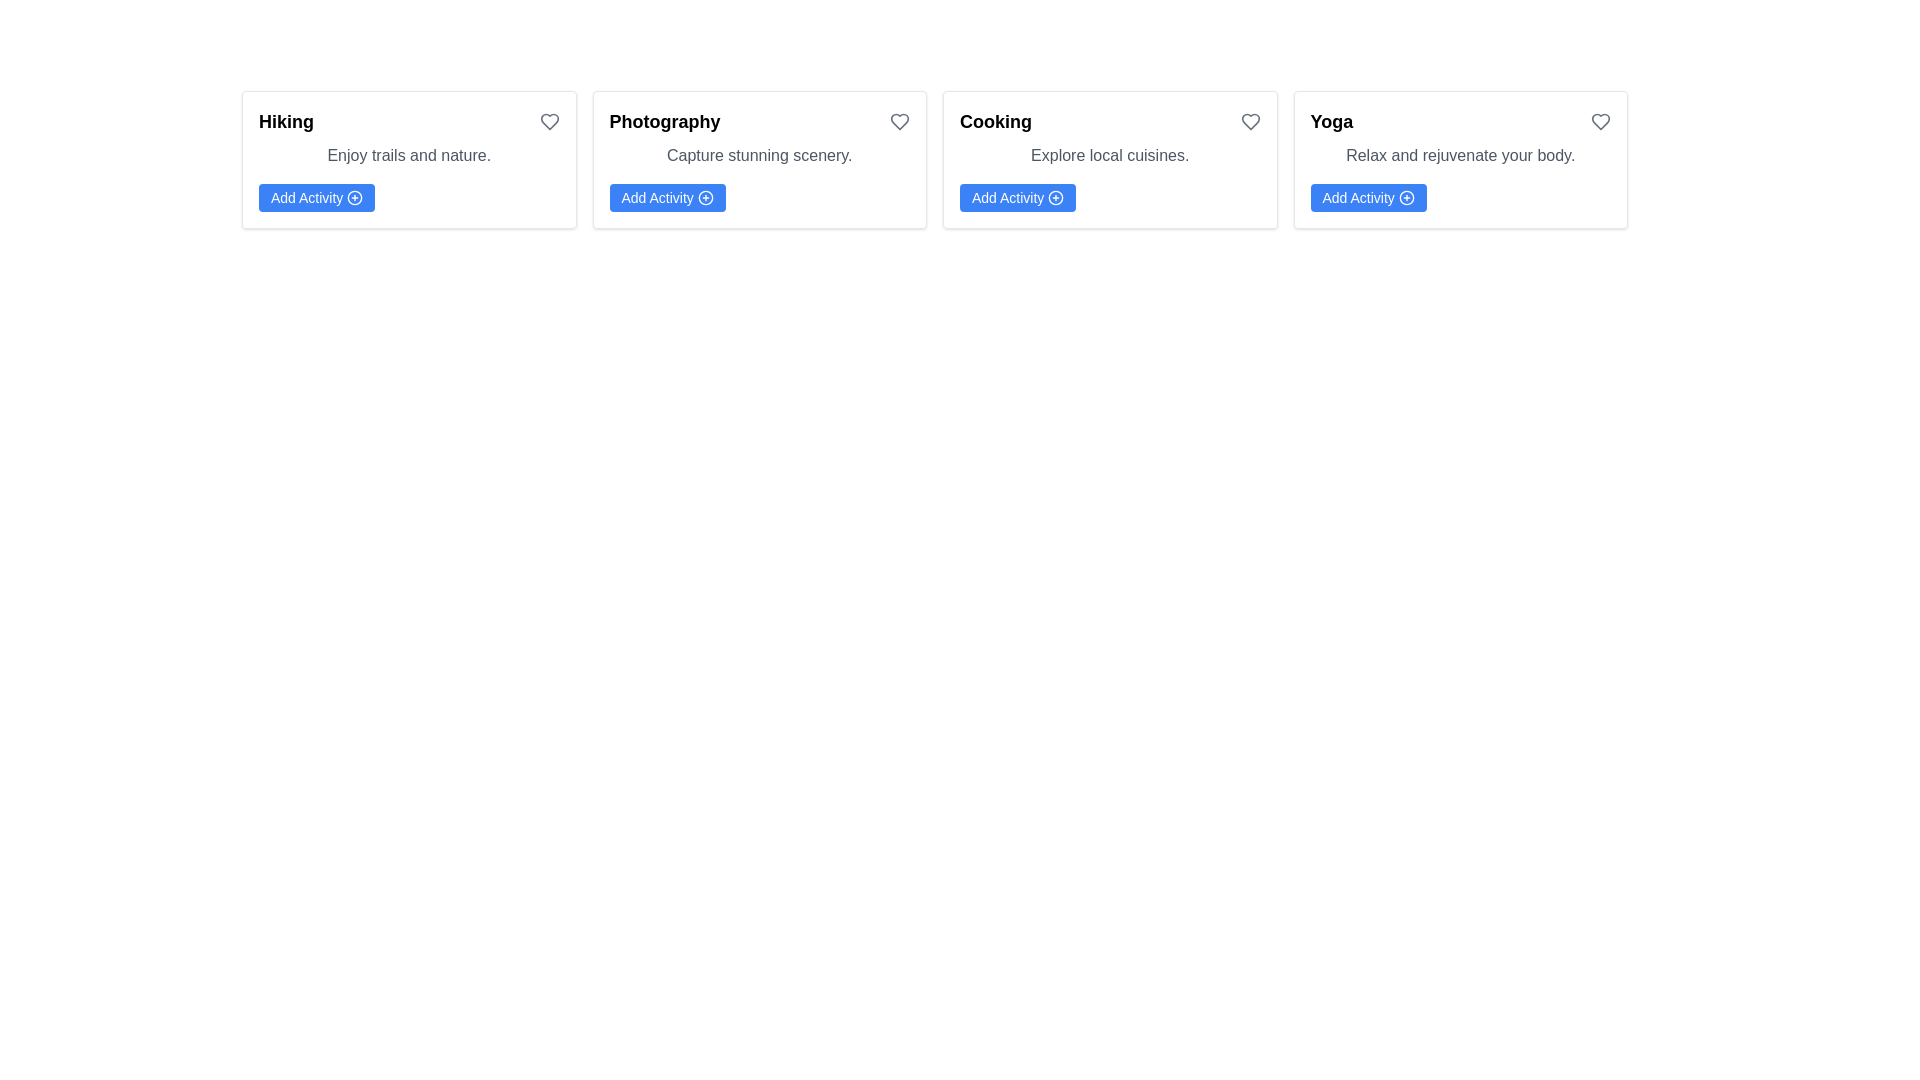 Image resolution: width=1920 pixels, height=1080 pixels. What do you see at coordinates (1601, 122) in the screenshot?
I see `the heart-shaped favorite icon` at bounding box center [1601, 122].